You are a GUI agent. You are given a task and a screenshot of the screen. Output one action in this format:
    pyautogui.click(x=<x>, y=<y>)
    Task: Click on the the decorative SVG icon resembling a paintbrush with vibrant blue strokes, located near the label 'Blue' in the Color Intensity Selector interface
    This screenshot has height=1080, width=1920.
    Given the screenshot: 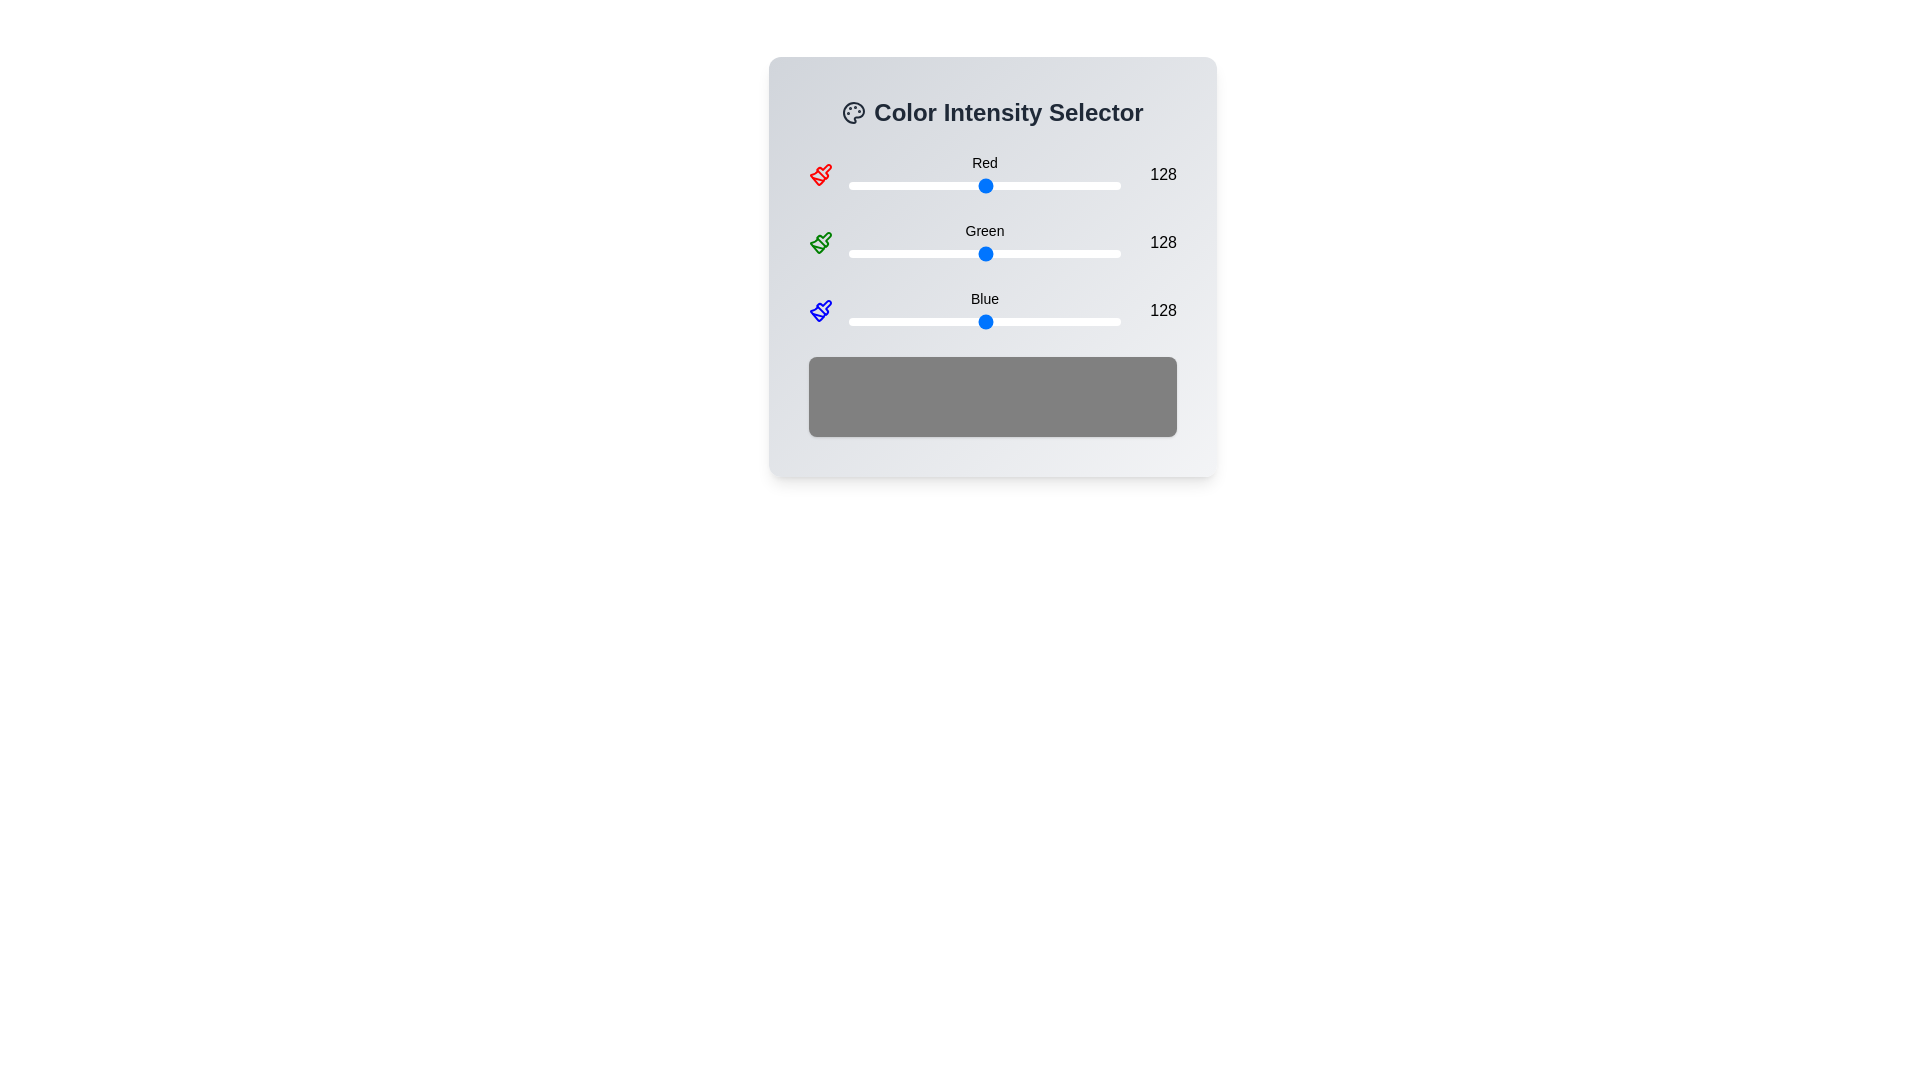 What is the action you would take?
    pyautogui.click(x=824, y=307)
    